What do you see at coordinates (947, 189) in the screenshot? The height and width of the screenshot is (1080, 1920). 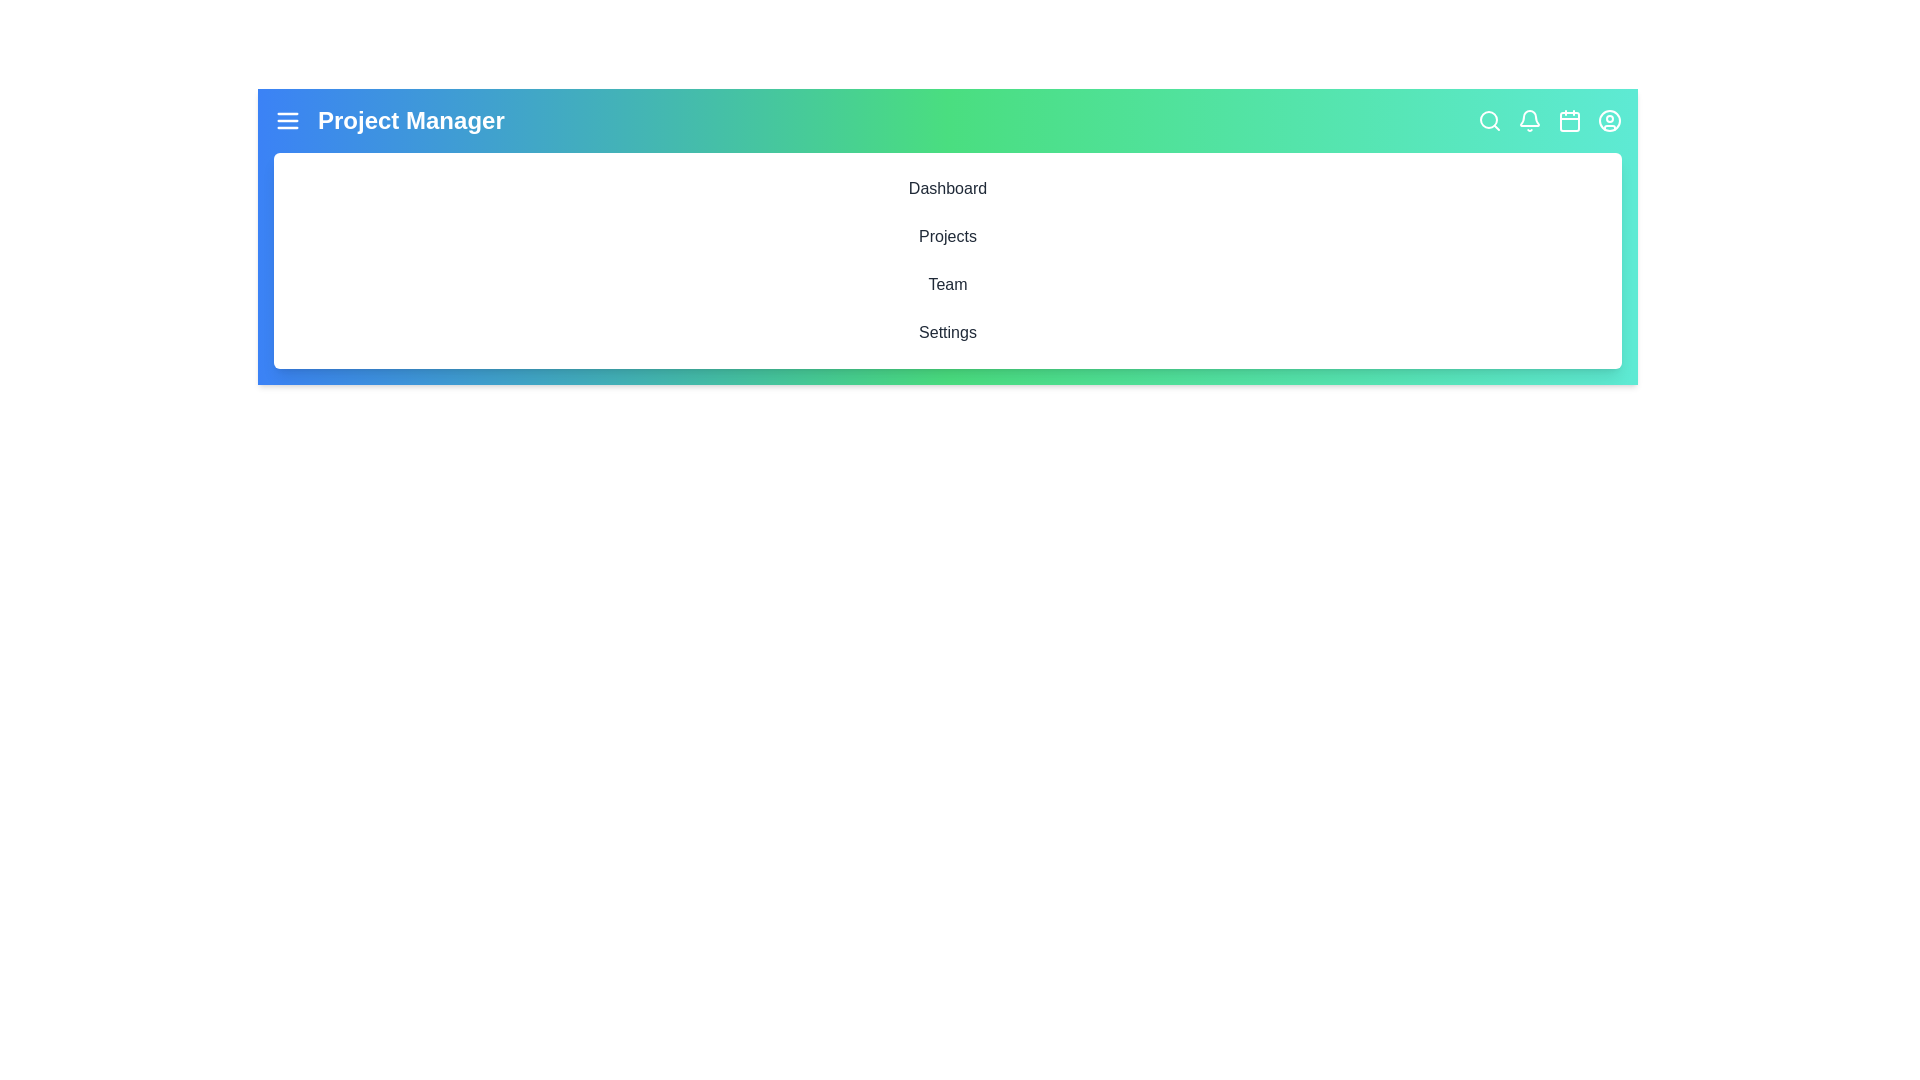 I see `the menu item Dashboard to navigate to the corresponding section` at bounding box center [947, 189].